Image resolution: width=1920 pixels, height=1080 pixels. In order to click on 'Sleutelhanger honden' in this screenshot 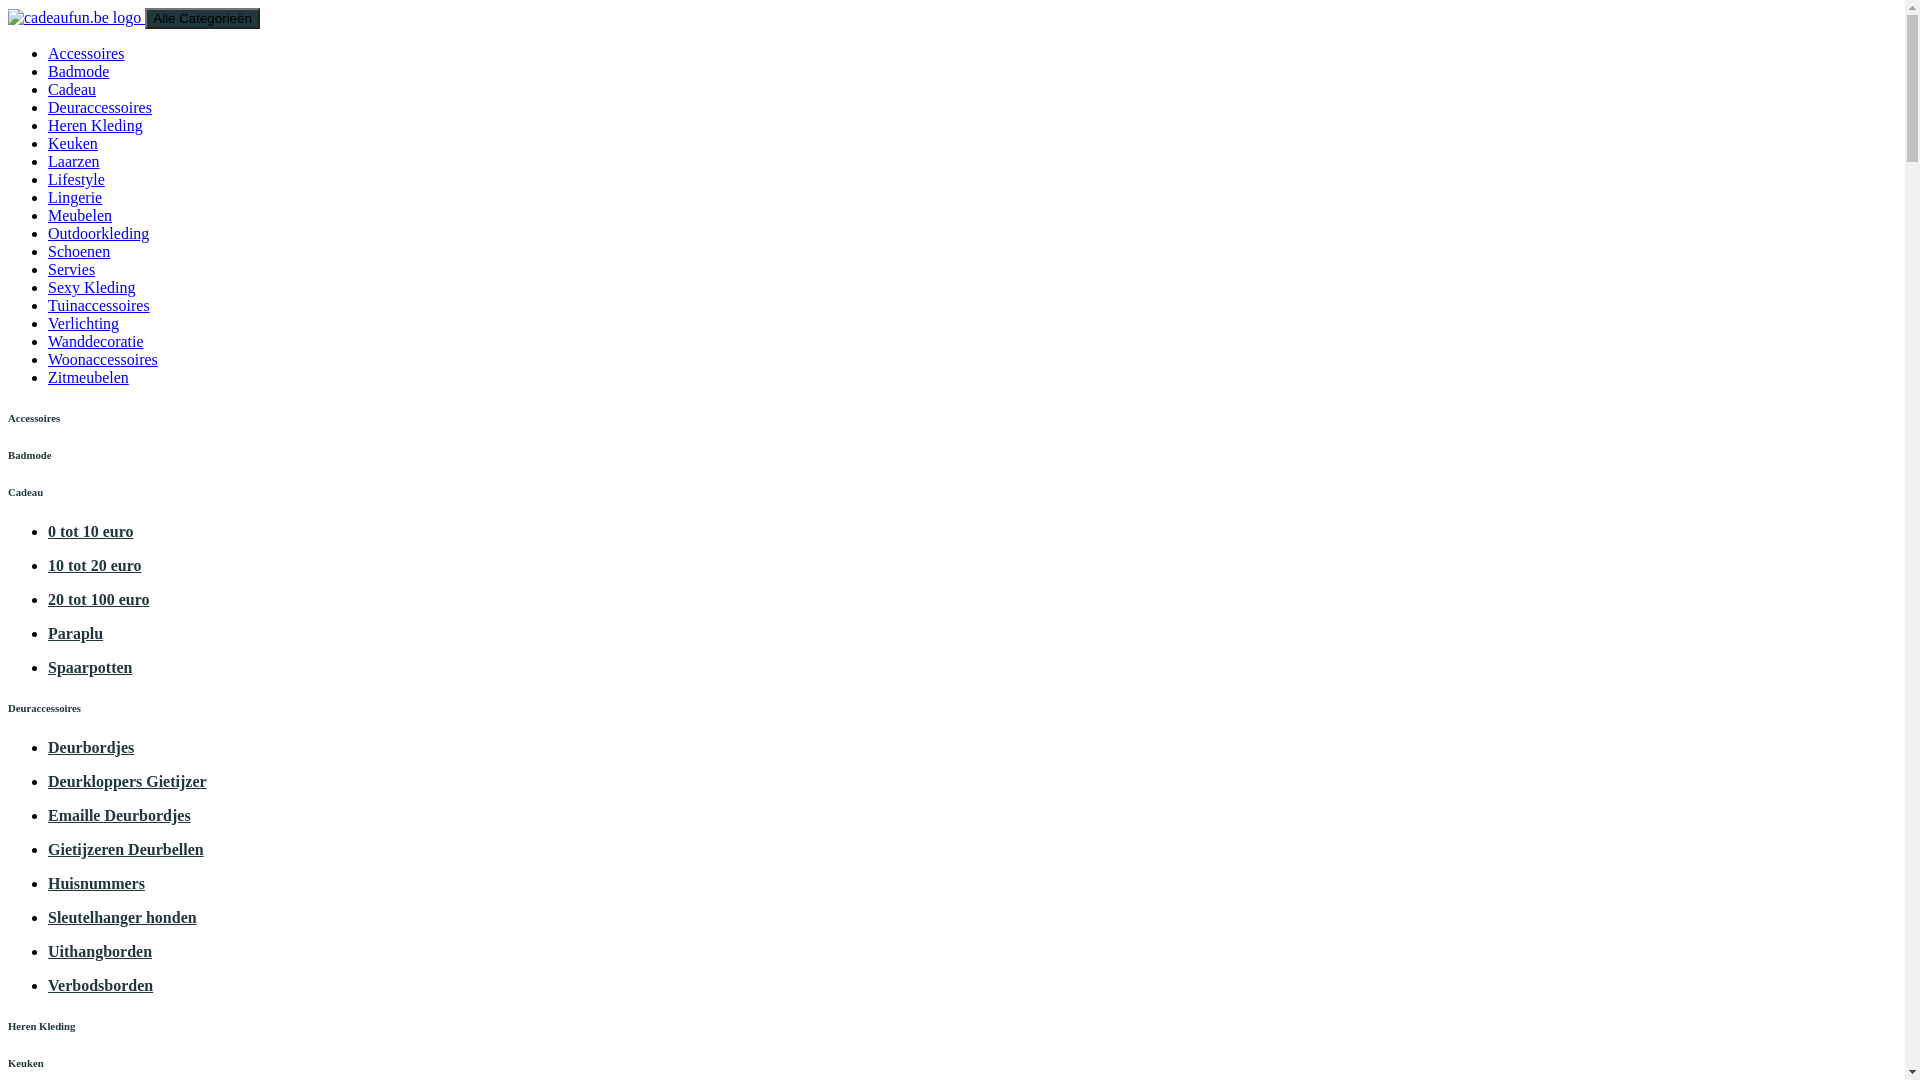, I will do `click(121, 917)`.